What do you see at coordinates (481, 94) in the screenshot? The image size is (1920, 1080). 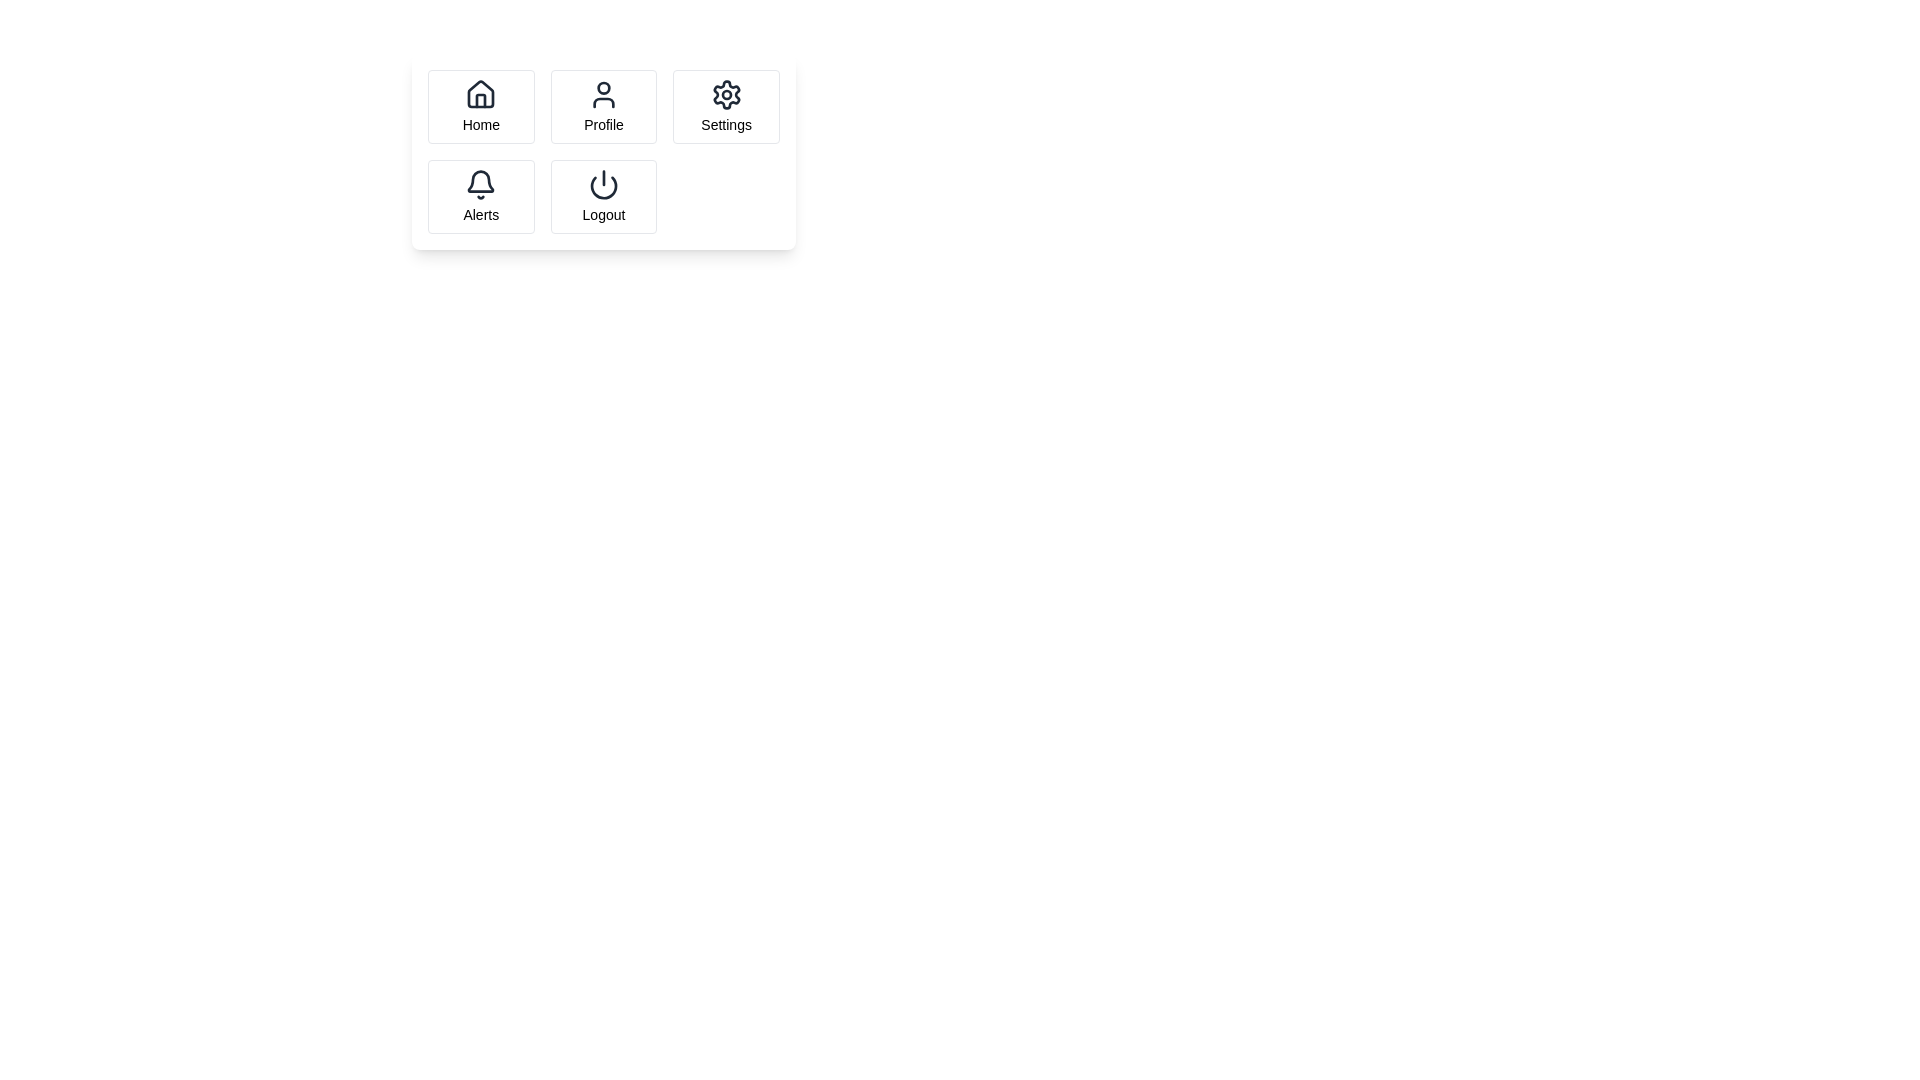 I see `the house-shaped icon` at bounding box center [481, 94].